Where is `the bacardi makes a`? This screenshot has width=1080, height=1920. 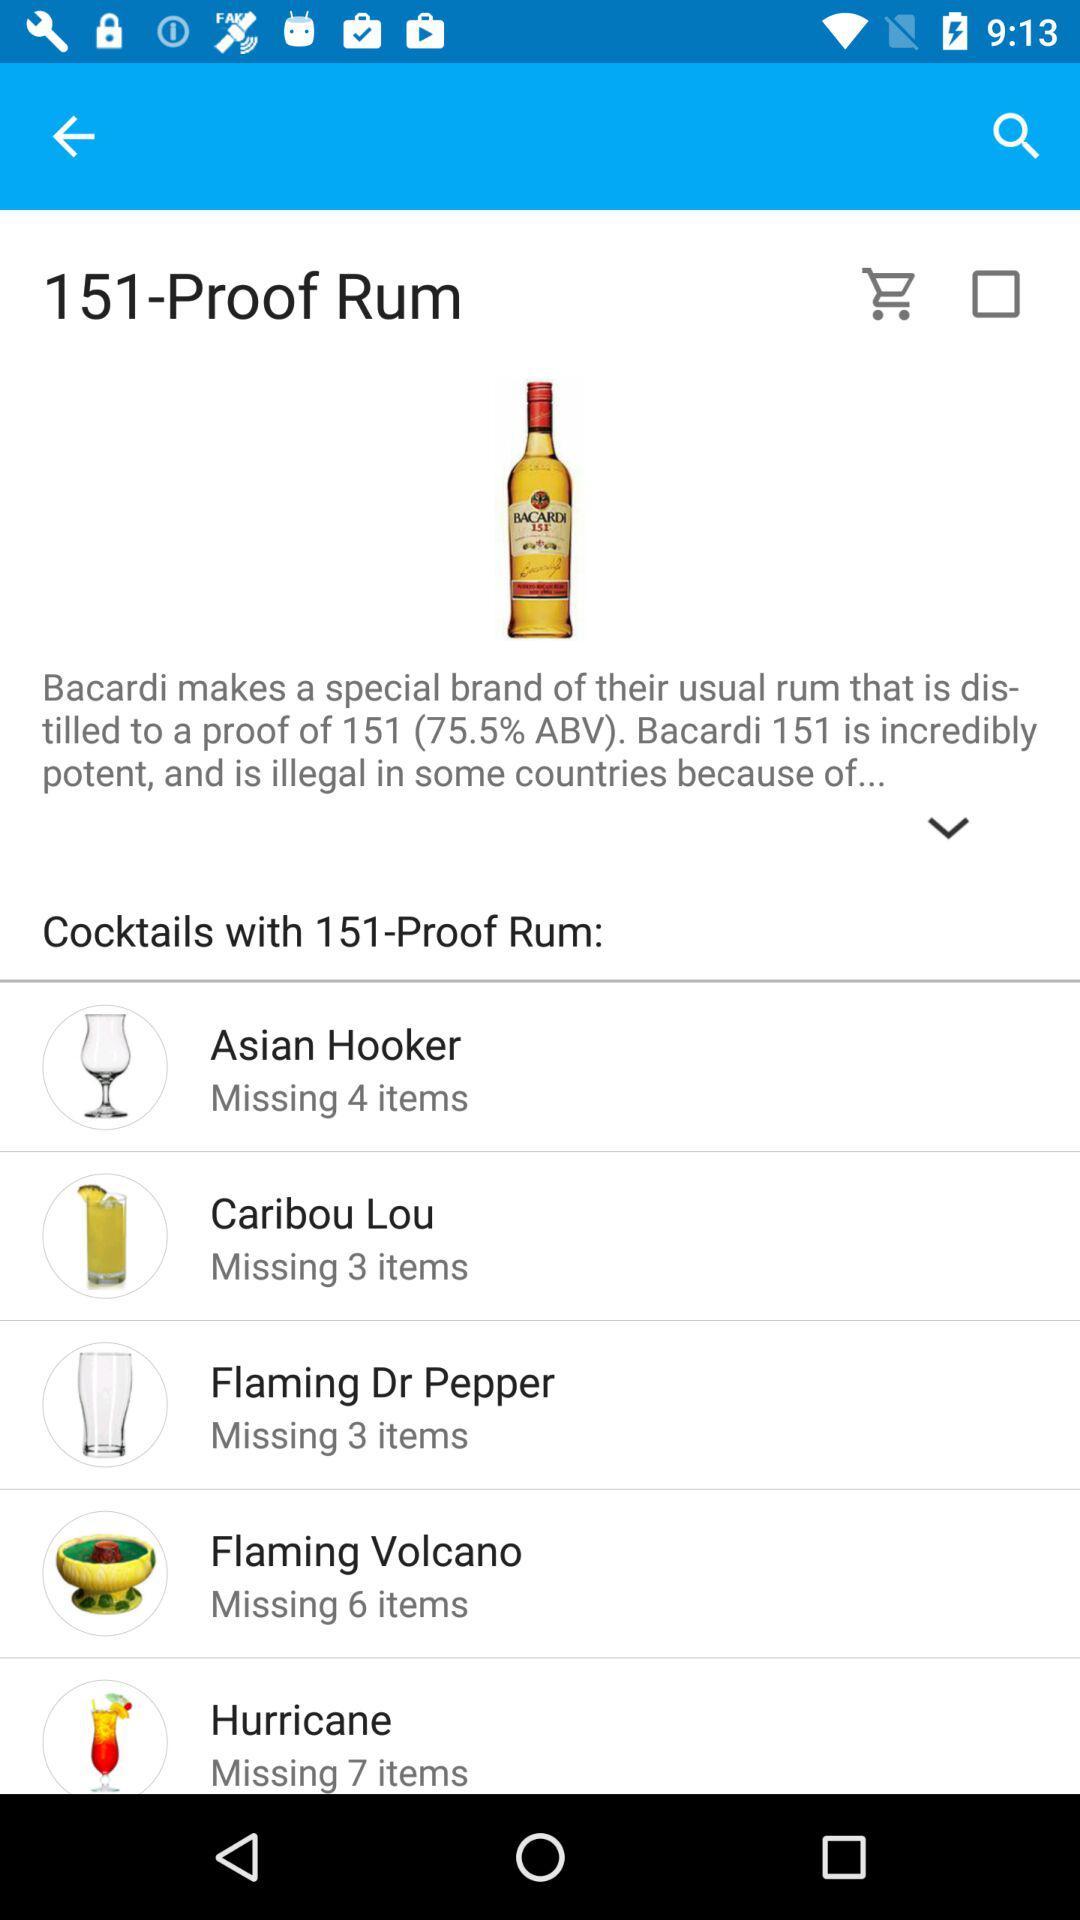
the bacardi makes a is located at coordinates (540, 759).